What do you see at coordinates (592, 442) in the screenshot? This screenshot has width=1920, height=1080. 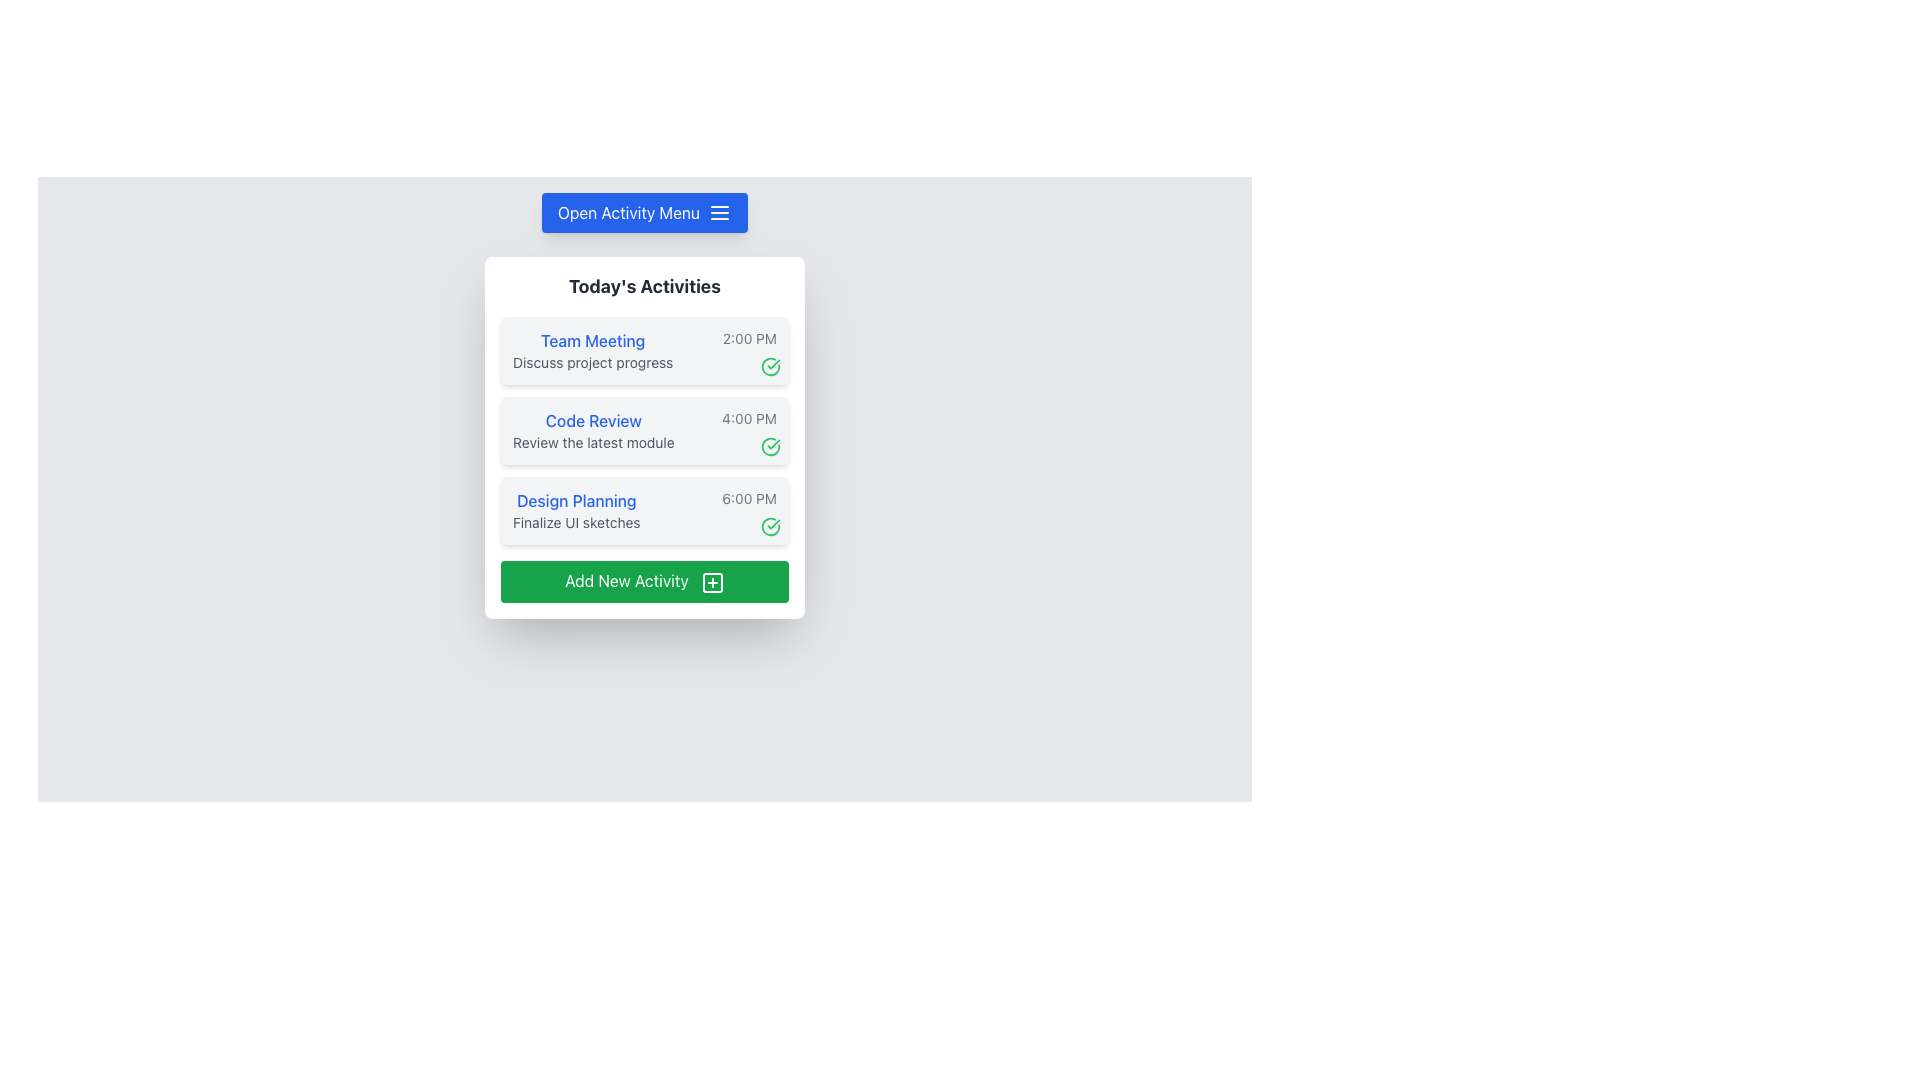 I see `the text element providing details related to the 'Code Review' task, located under the 'Code Review' heading within the 'Today's Activities' box` at bounding box center [592, 442].